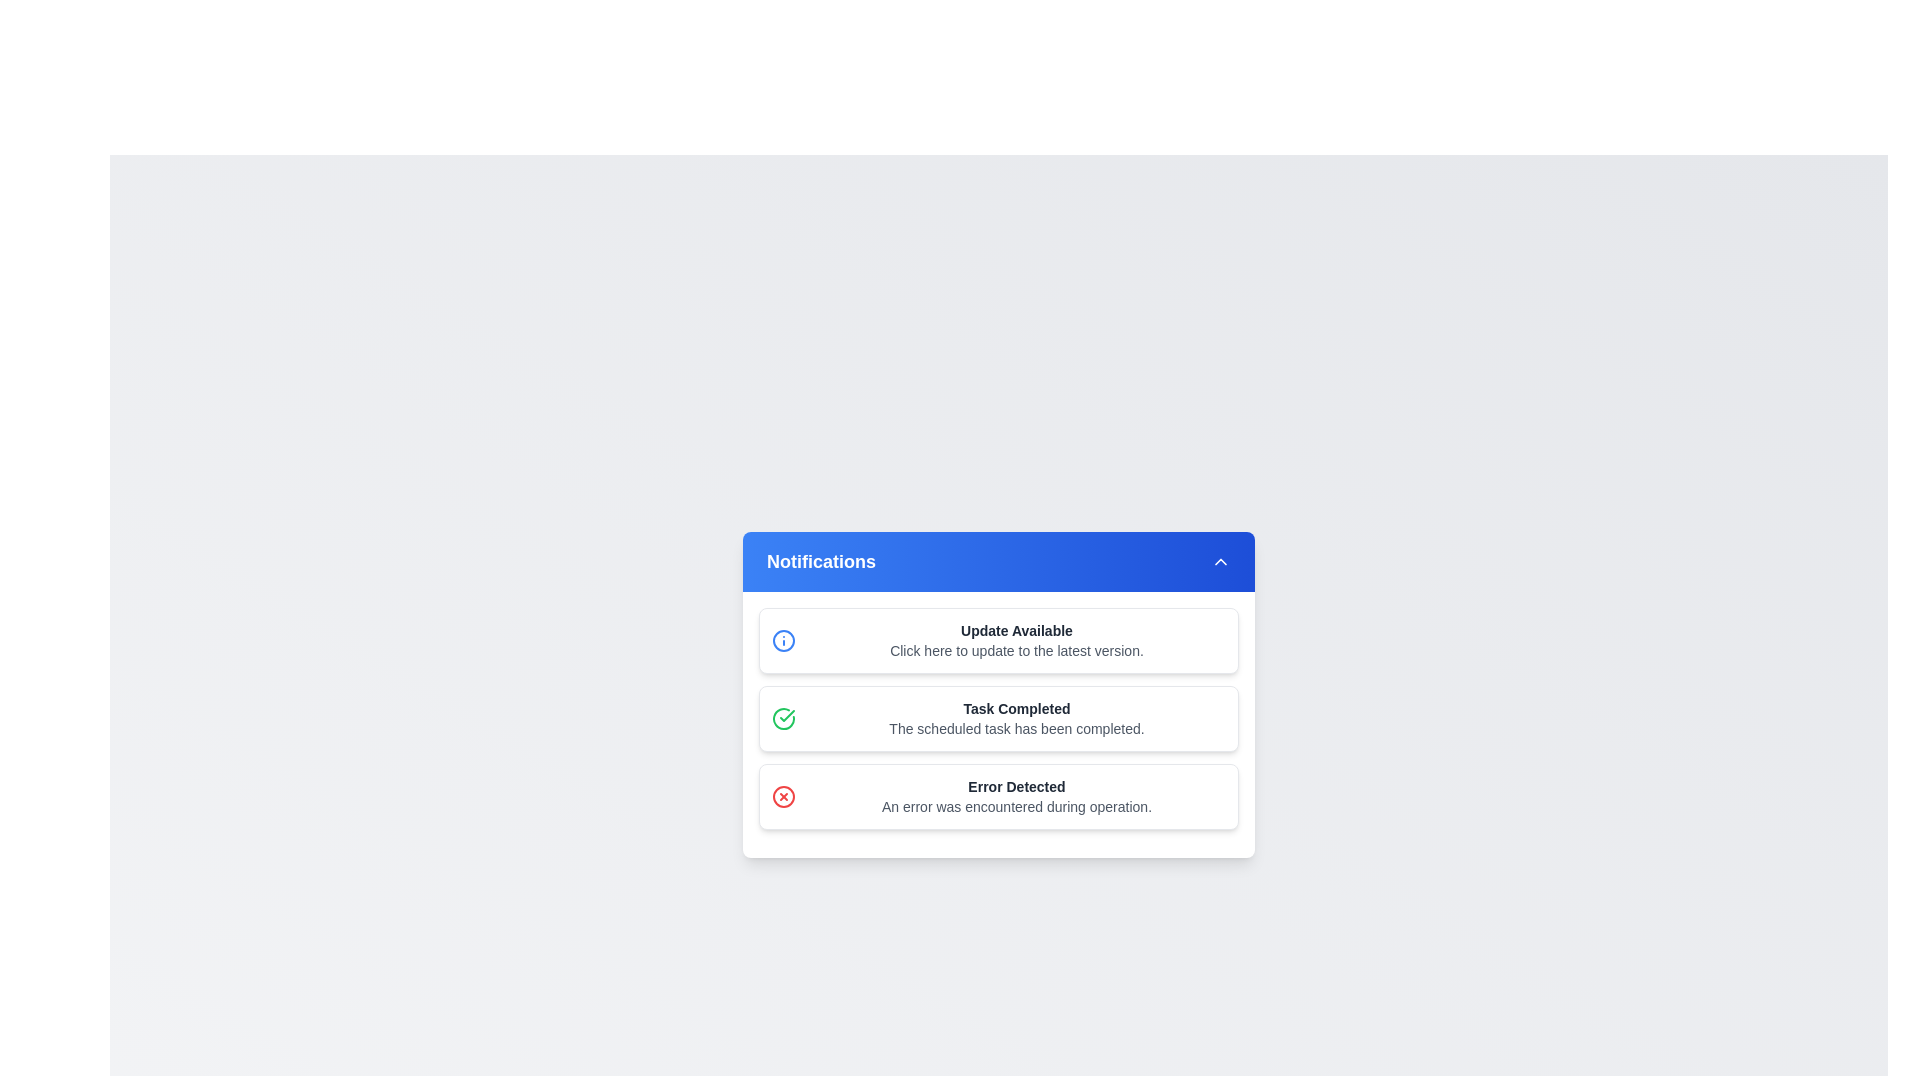  Describe the element at coordinates (1017, 631) in the screenshot. I see `the bold heading text label that indicates an available update within the notification card at the top of the notifications list` at that location.